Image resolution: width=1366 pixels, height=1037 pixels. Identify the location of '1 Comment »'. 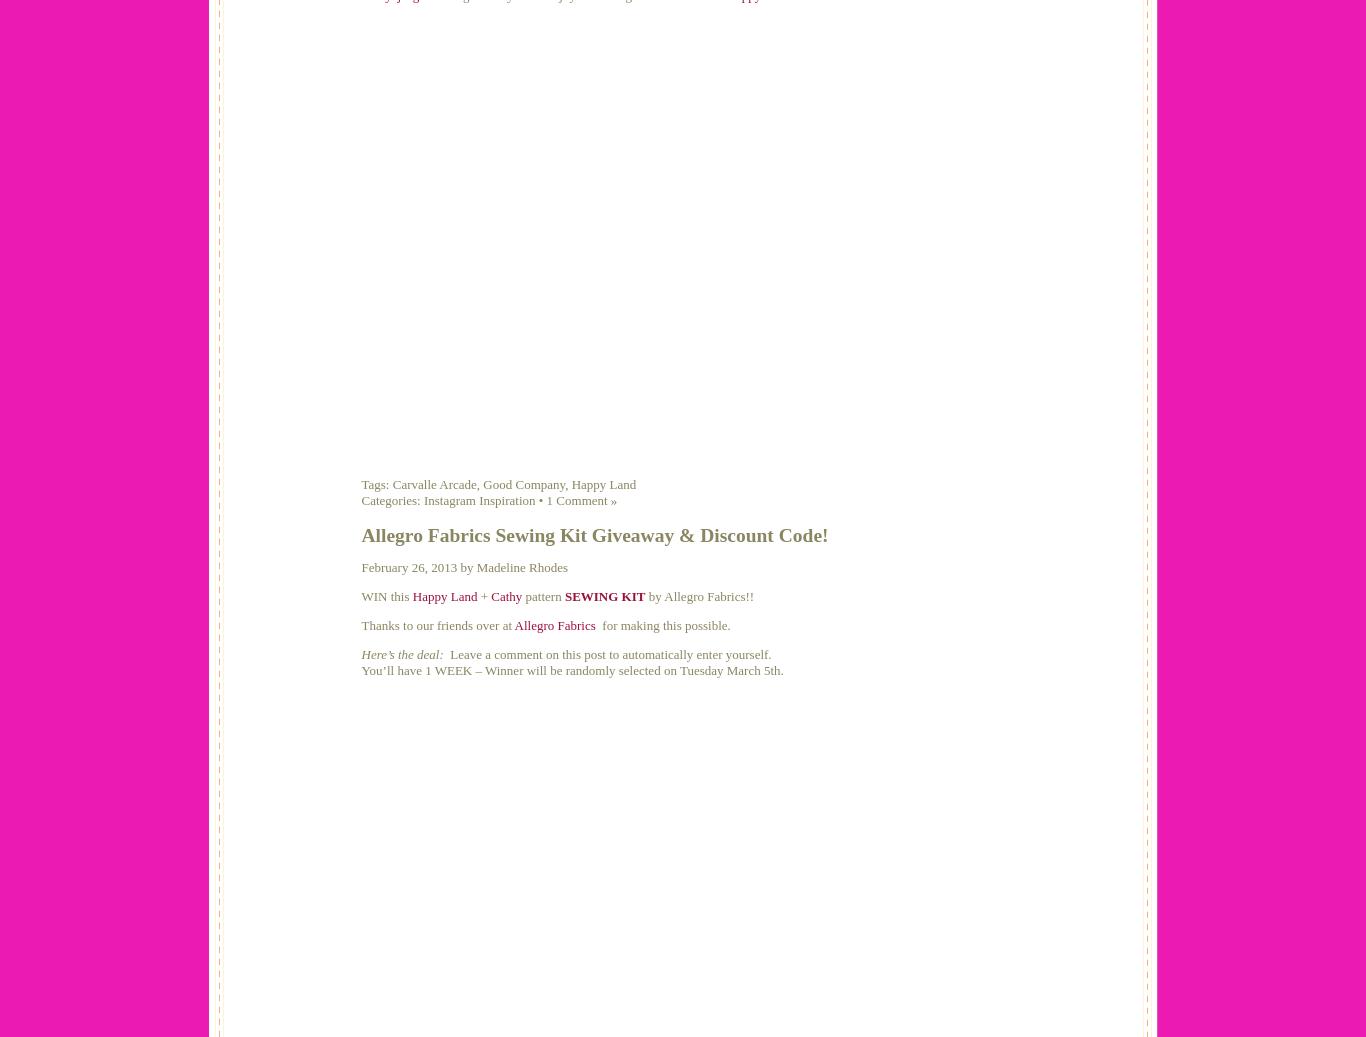
(580, 498).